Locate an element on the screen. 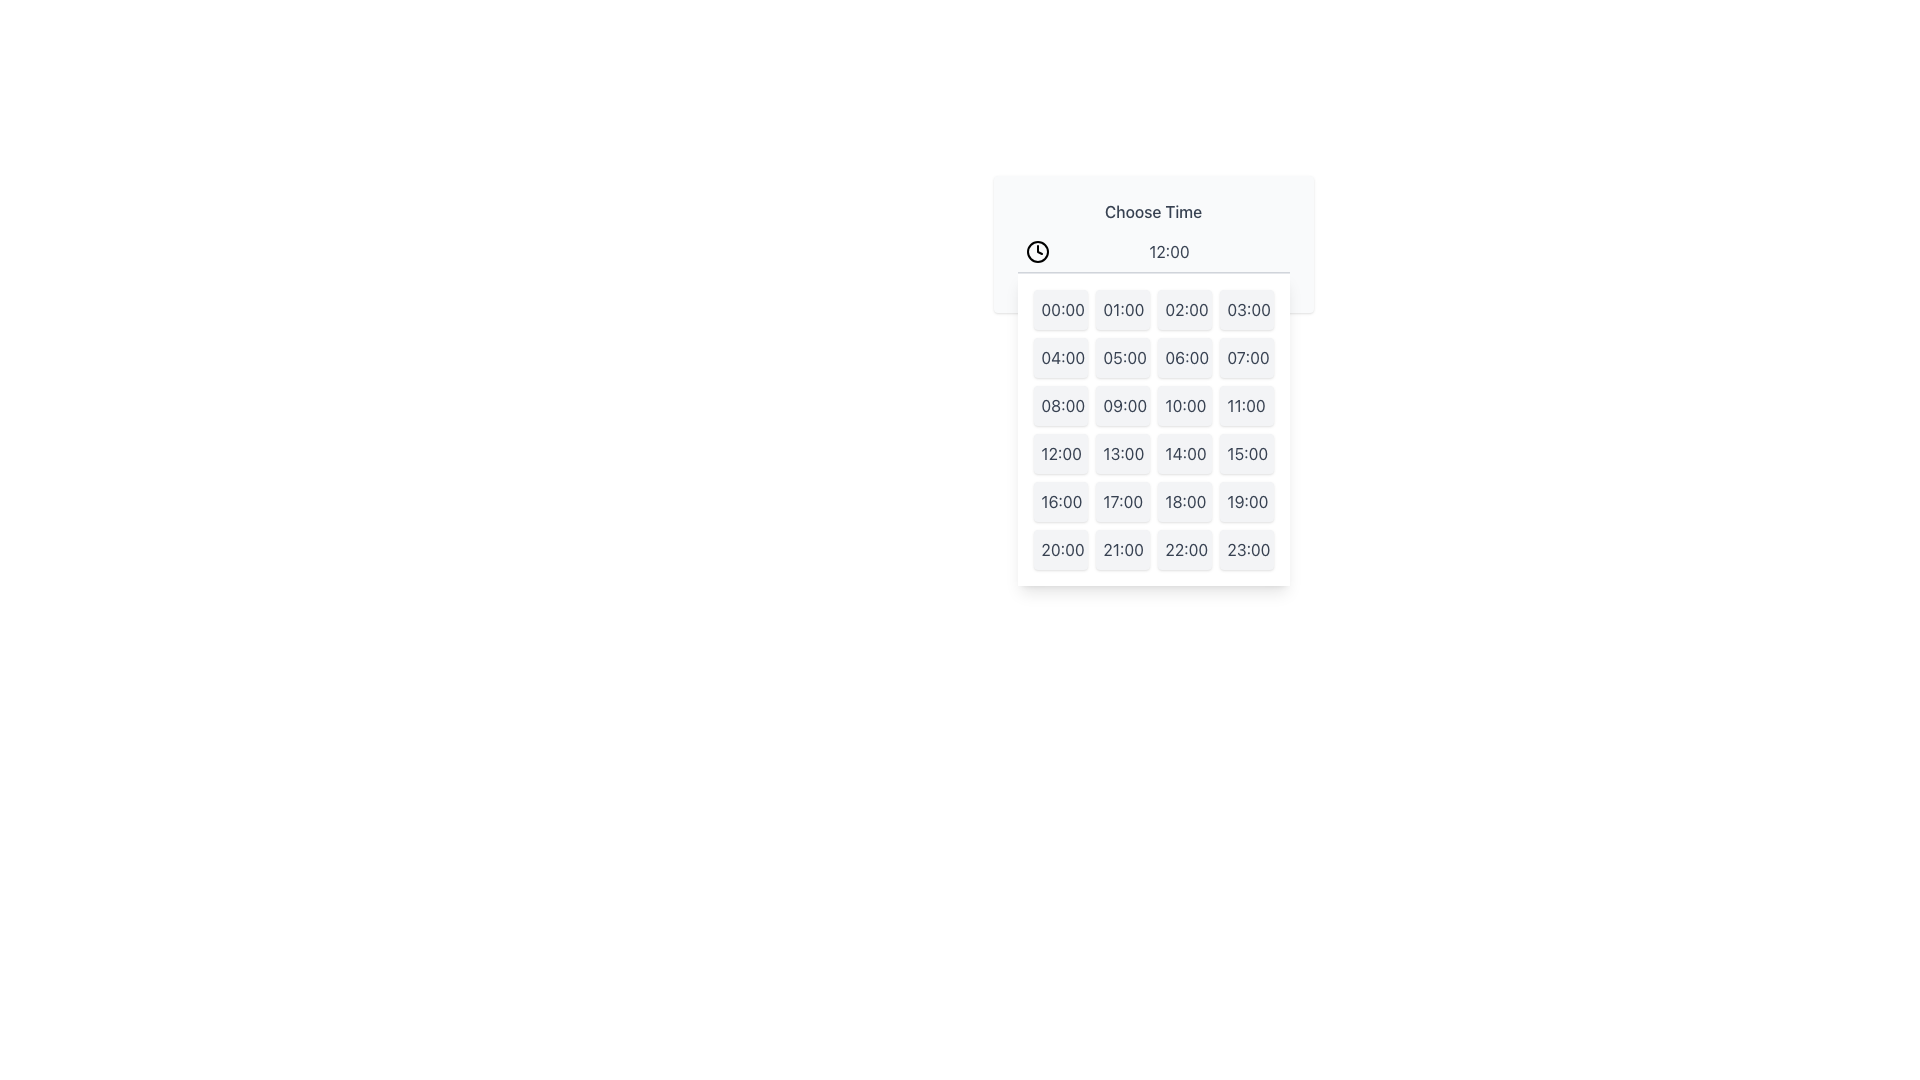 The image size is (1920, 1080). the button displaying '03:00' in dark gray on a light gray background, located as the fourth item in the first row of the grid of time options is located at coordinates (1245, 309).